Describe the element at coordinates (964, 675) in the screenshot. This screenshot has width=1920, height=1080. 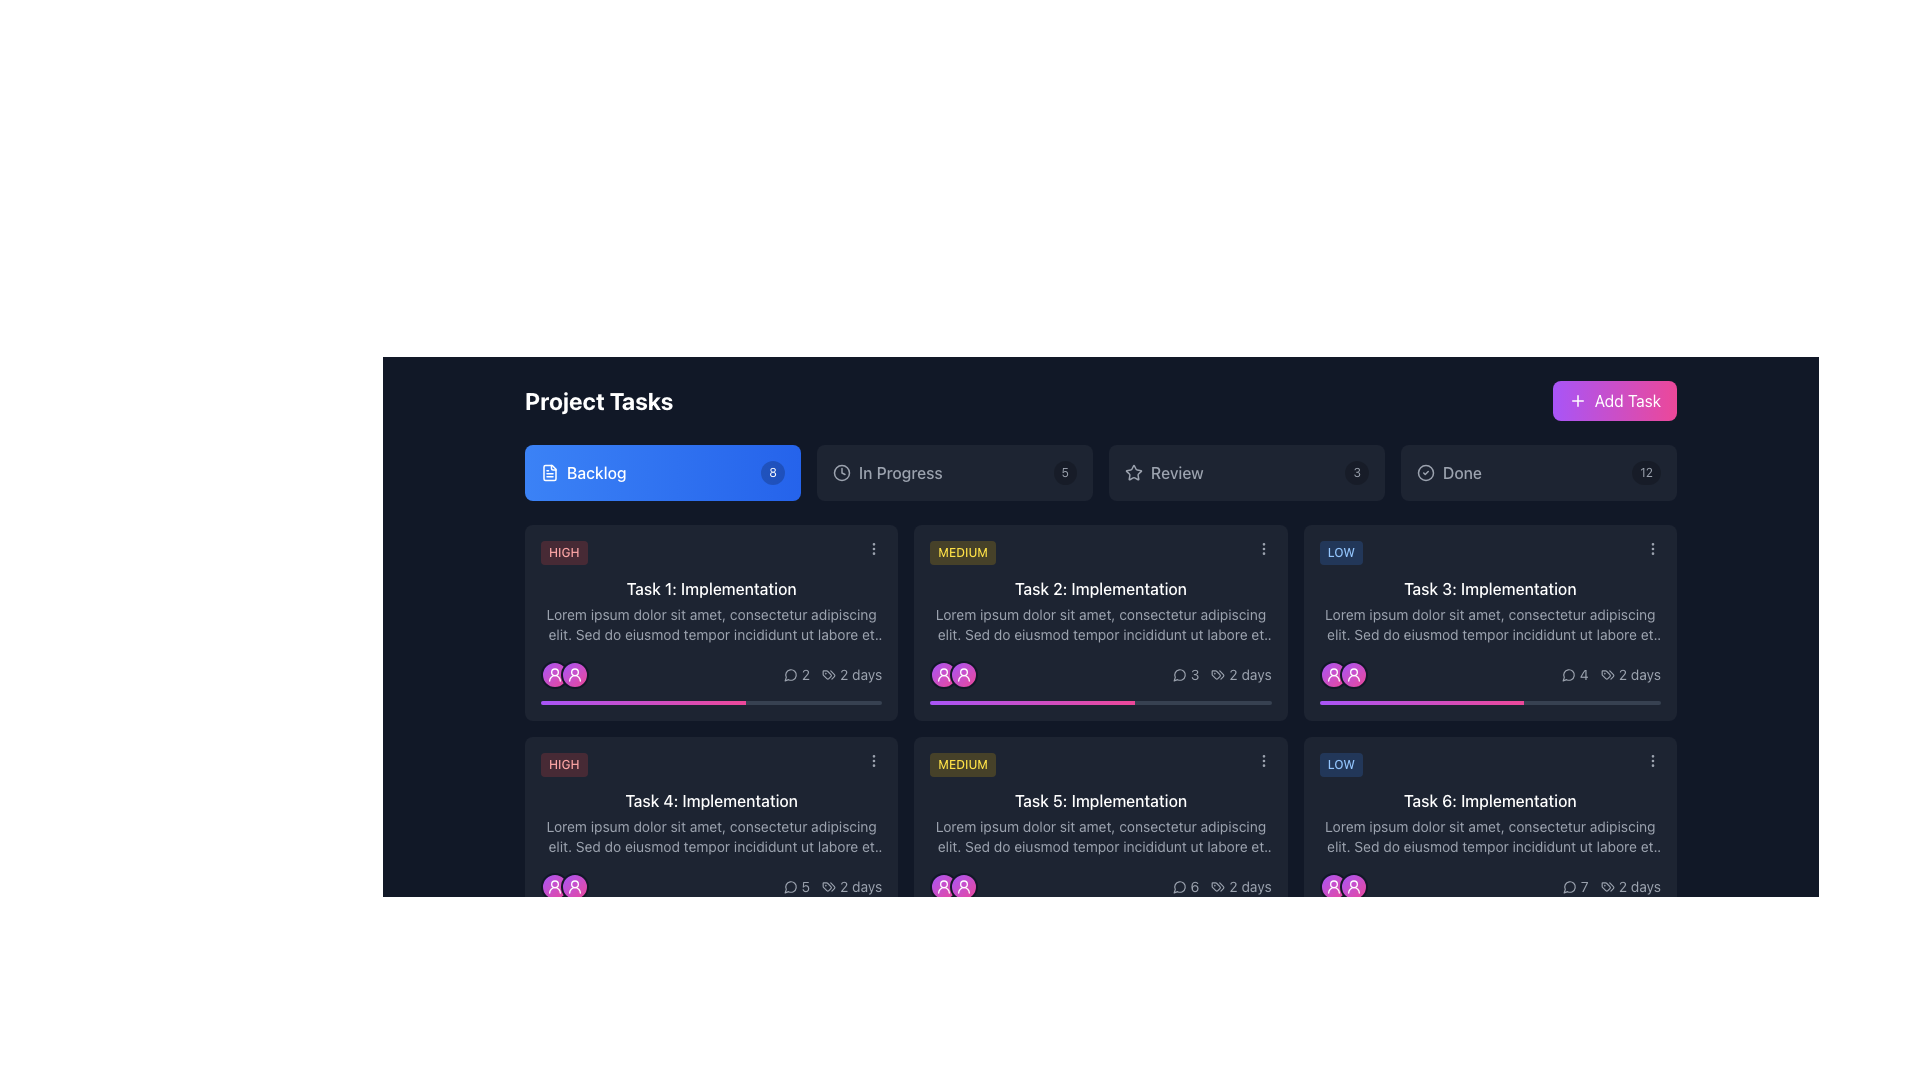
I see `the second user icon button located in the 'Task 2: Implementation' panel` at that location.